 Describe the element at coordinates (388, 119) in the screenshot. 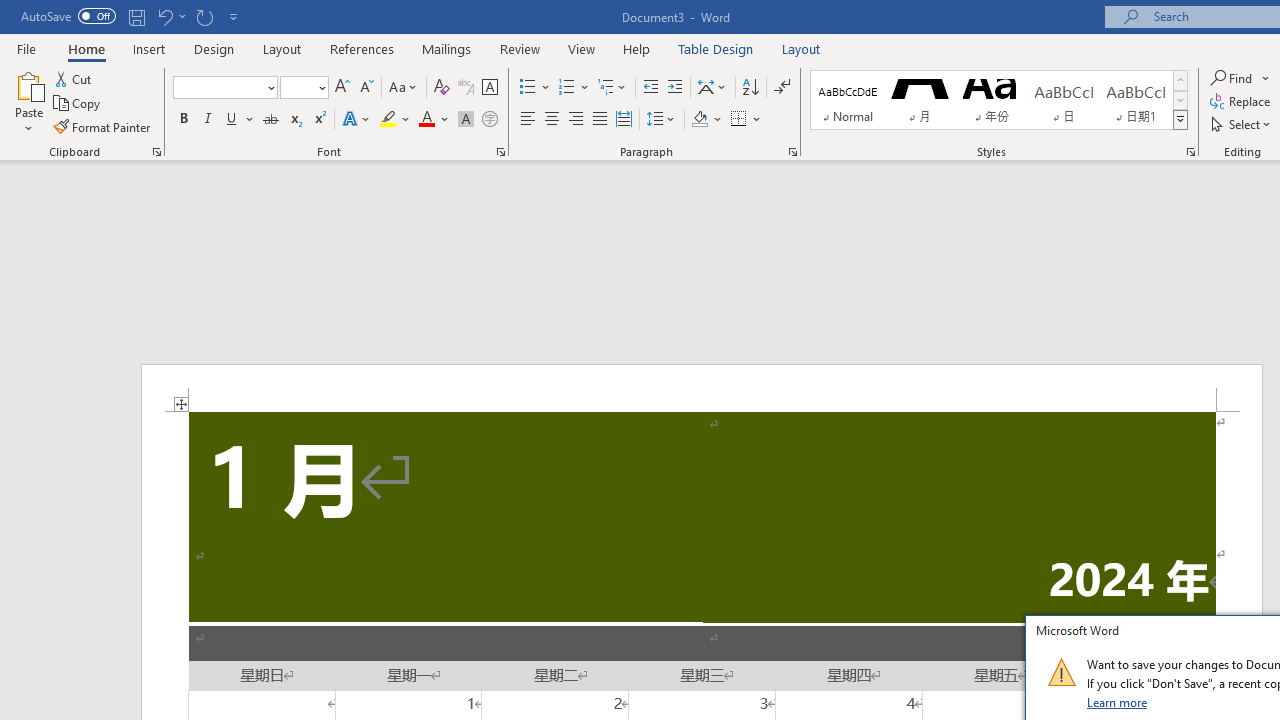

I see `'Text Highlight Color Yellow'` at that location.